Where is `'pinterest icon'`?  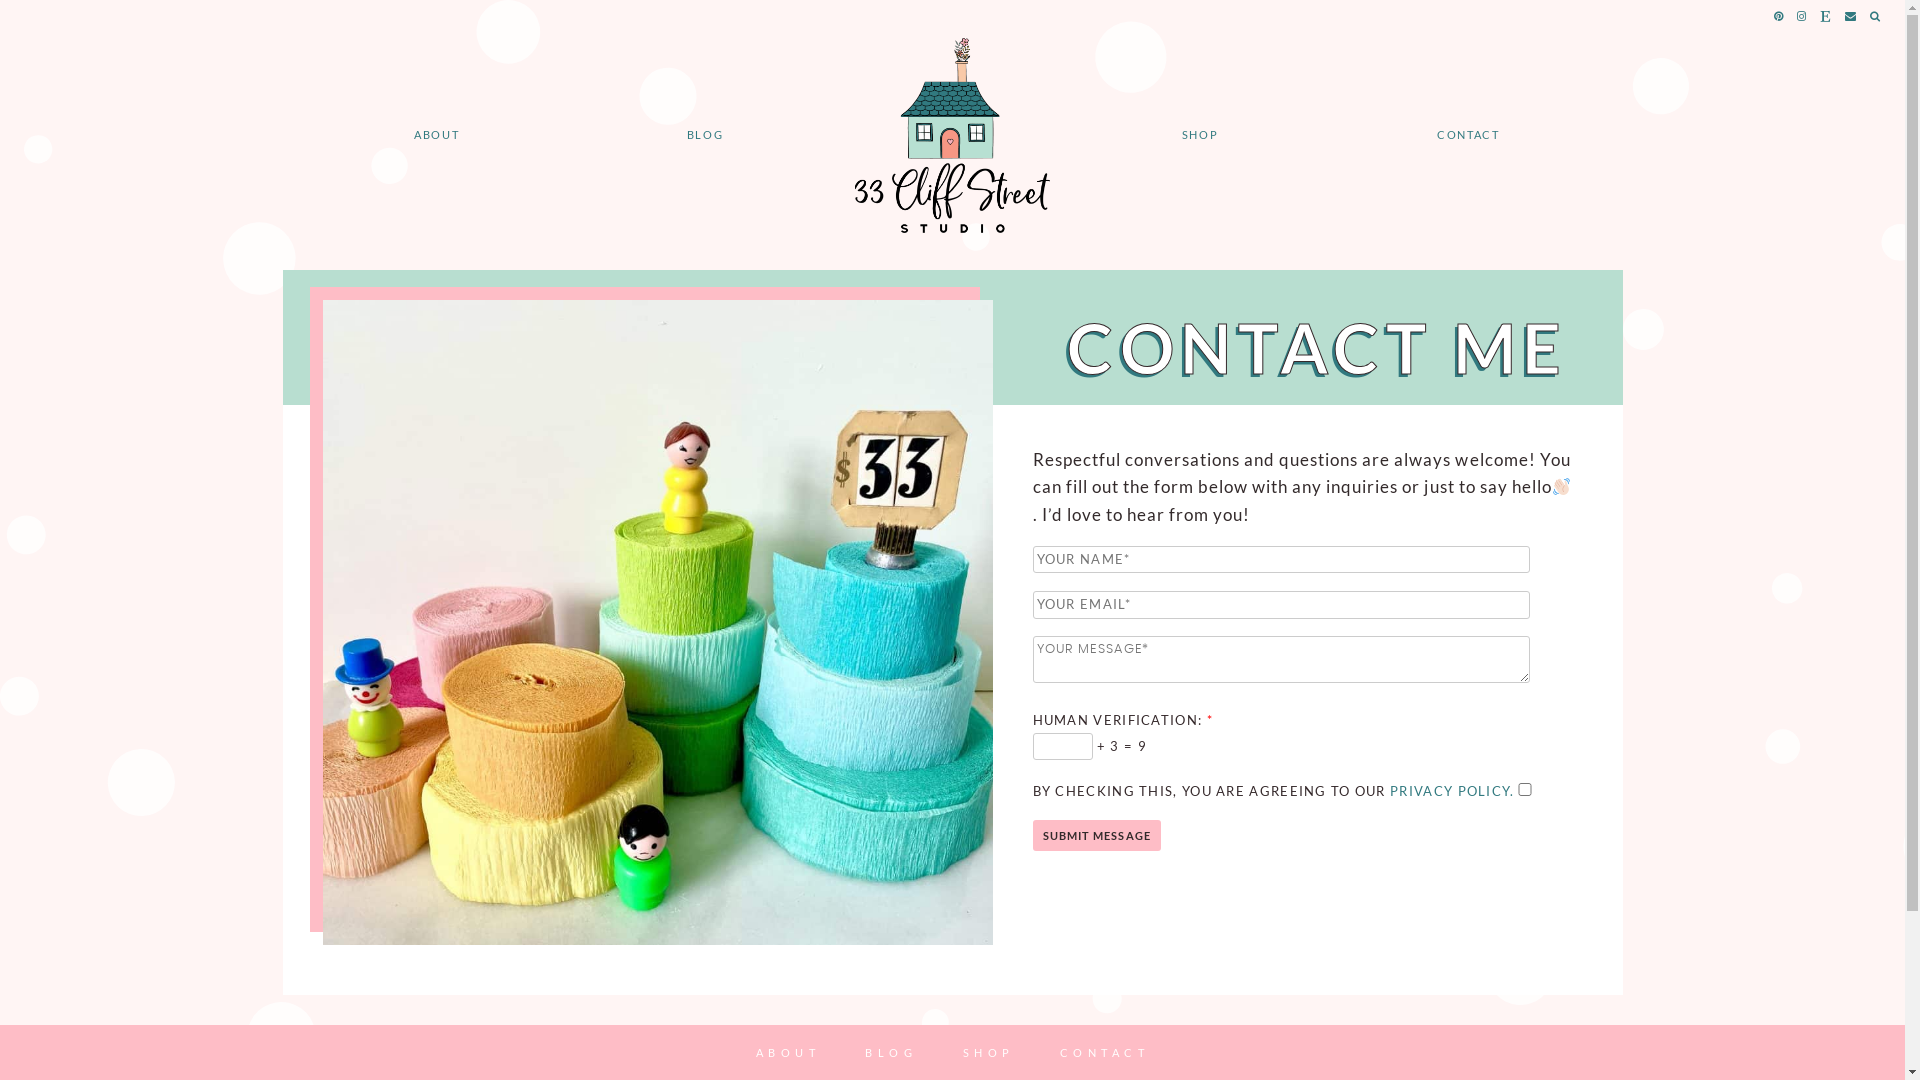
'pinterest icon' is located at coordinates (1779, 16).